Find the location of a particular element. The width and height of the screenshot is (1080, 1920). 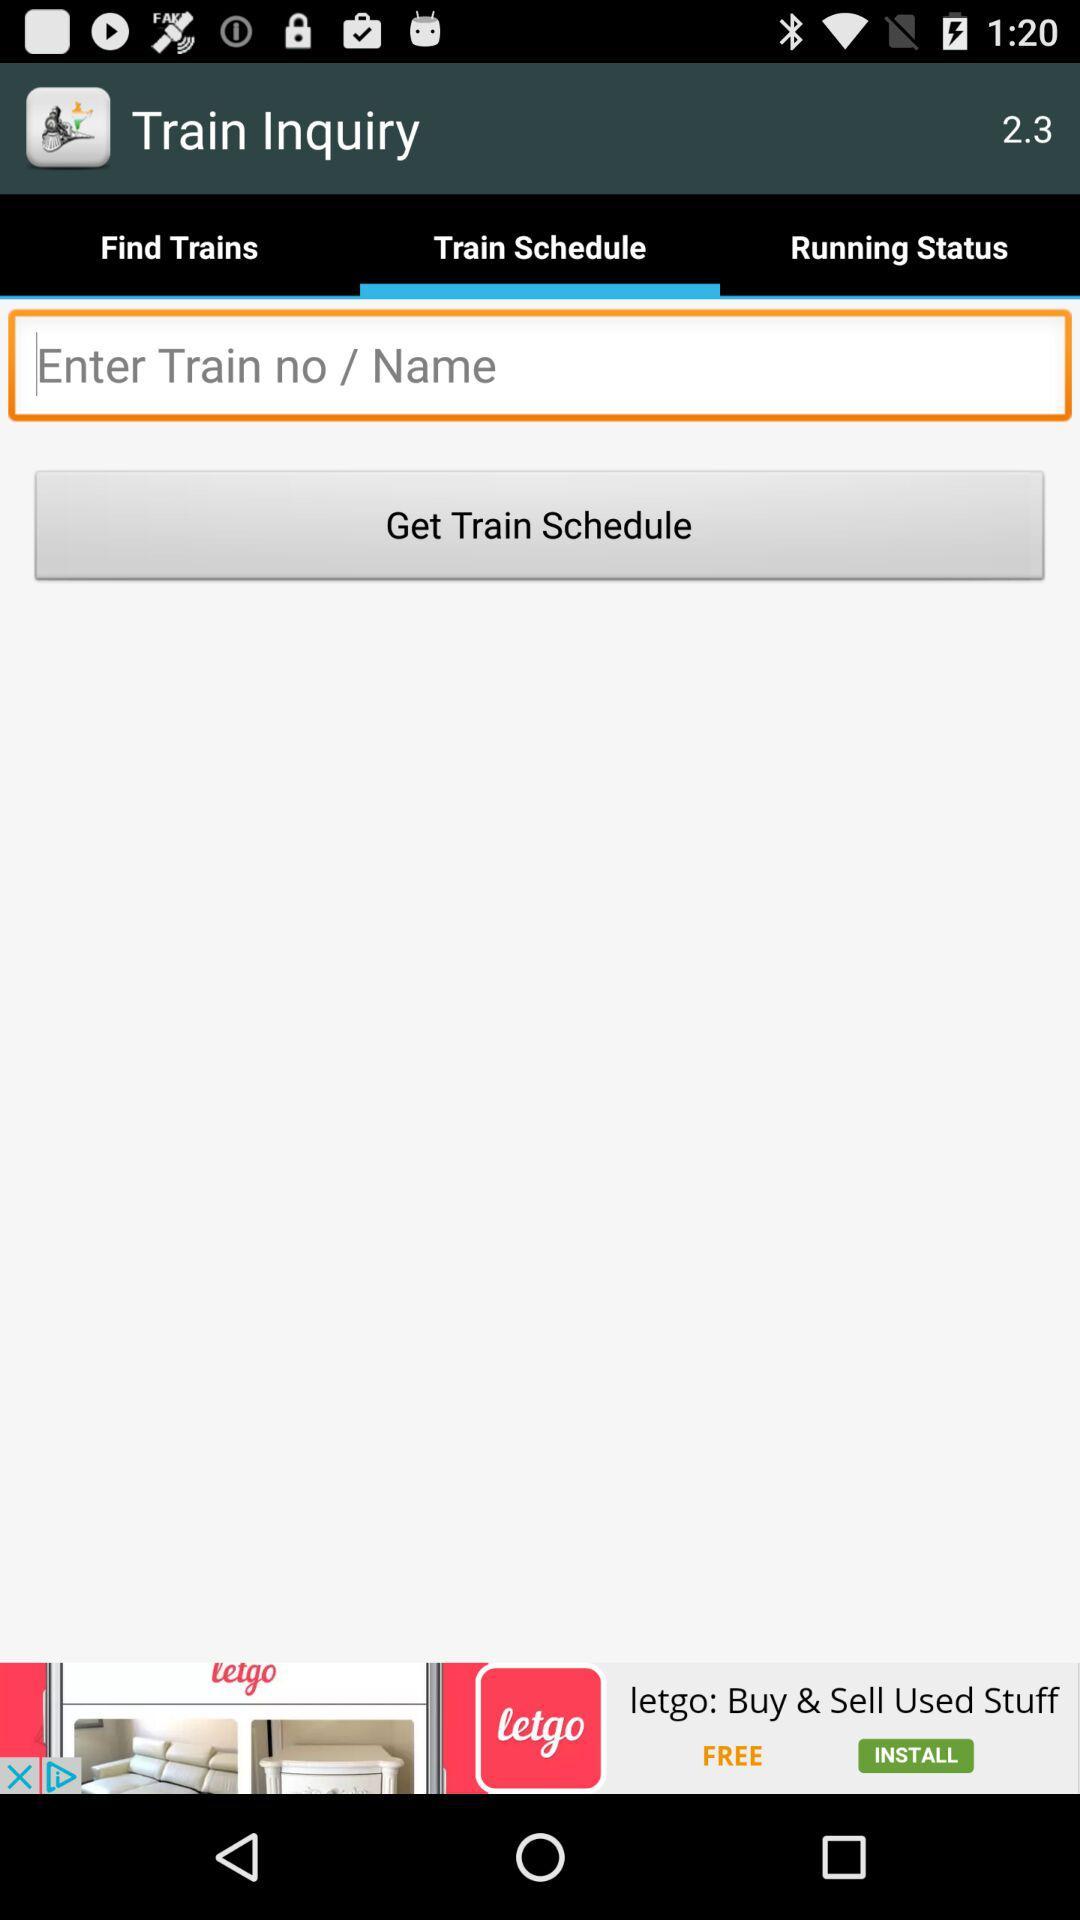

watch advertisement is located at coordinates (540, 1727).